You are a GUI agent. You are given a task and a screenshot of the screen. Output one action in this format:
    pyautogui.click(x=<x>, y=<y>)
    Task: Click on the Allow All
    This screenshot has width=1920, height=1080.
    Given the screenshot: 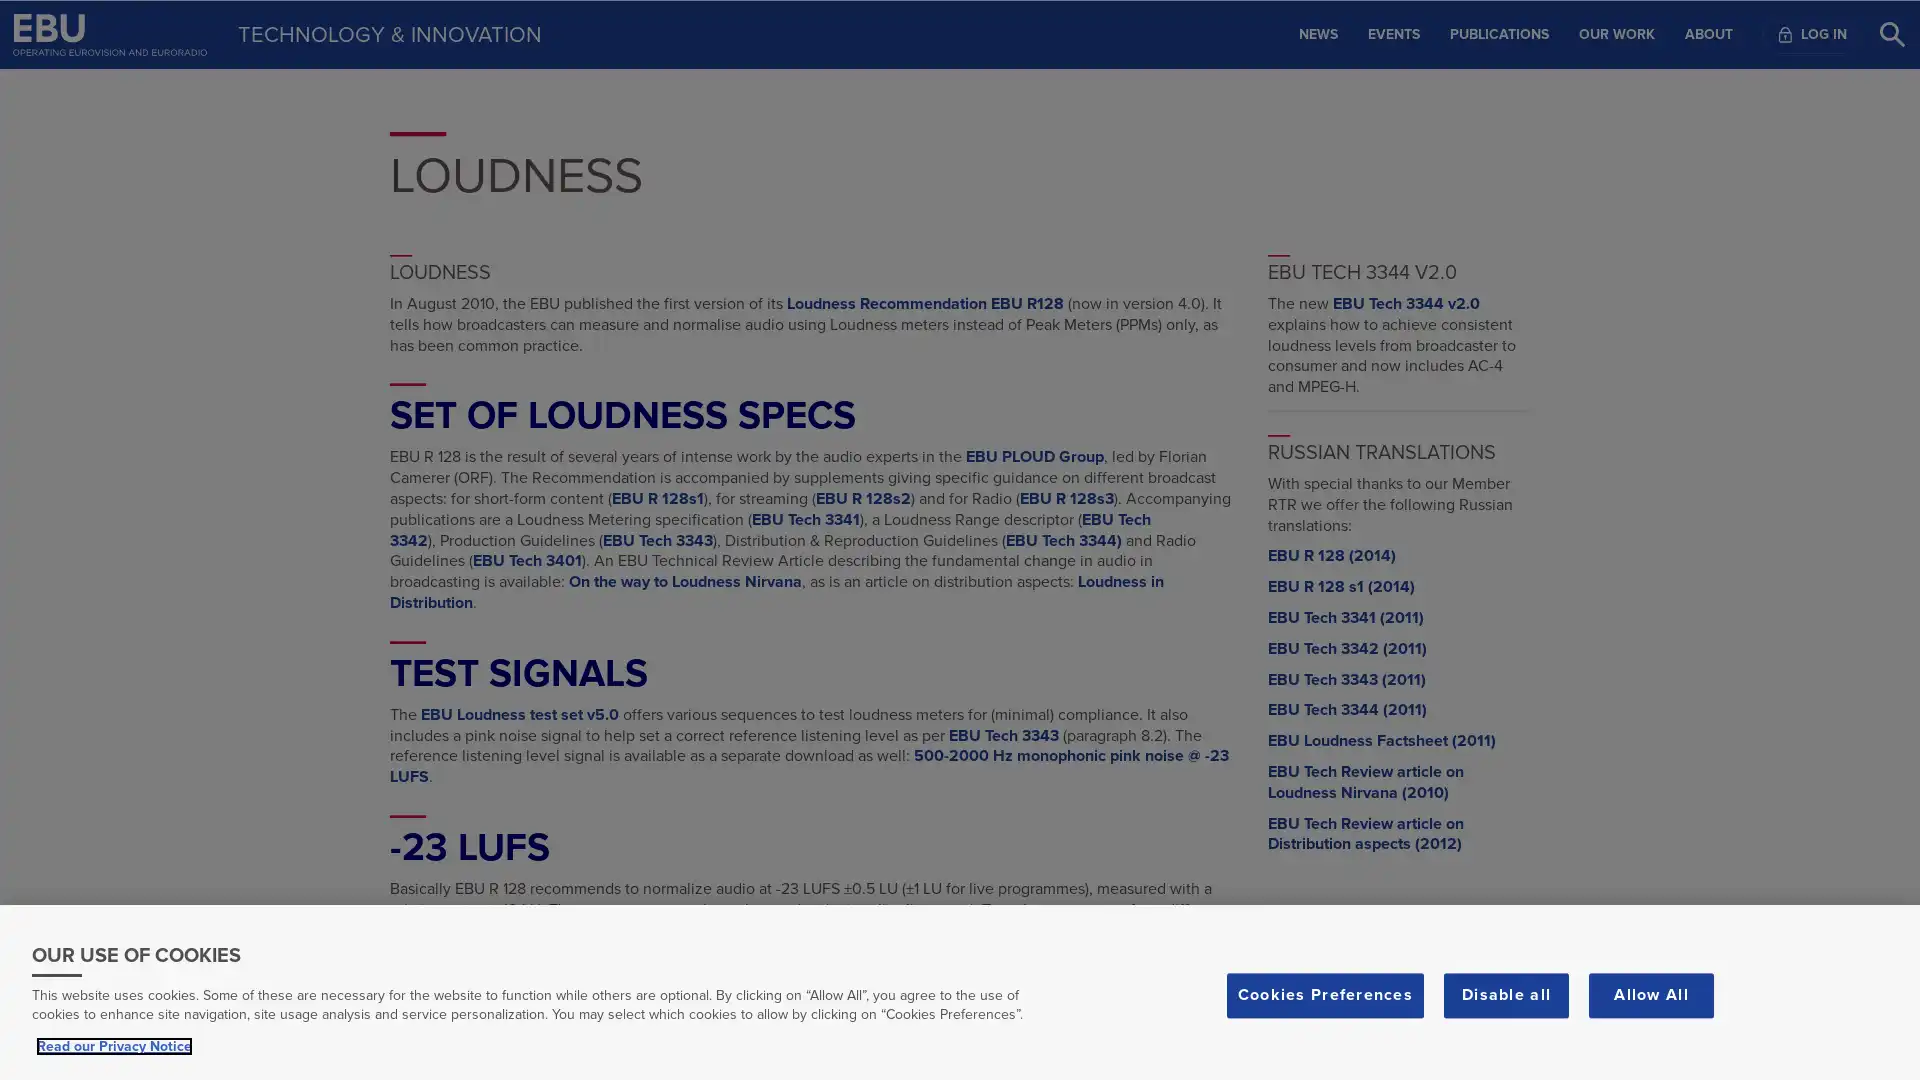 What is the action you would take?
    pyautogui.click(x=1651, y=995)
    